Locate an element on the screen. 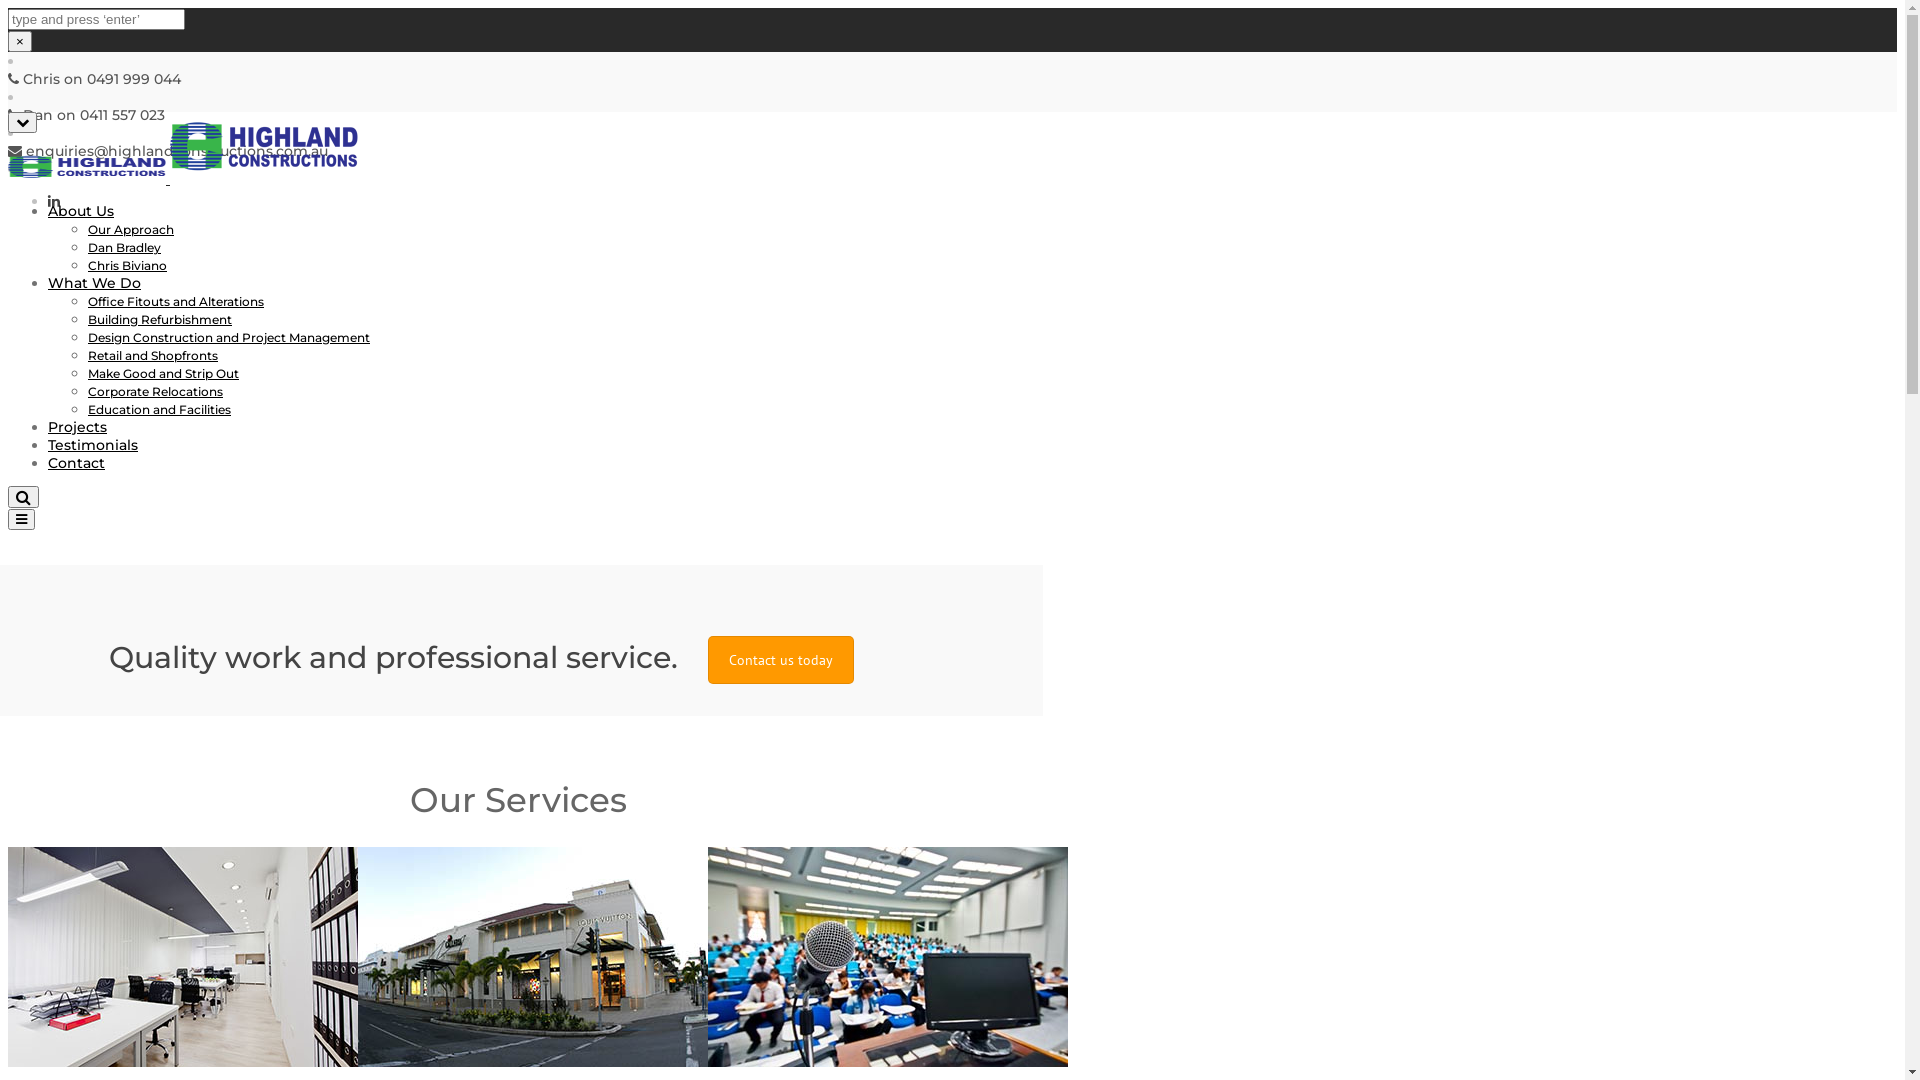  'Building Refurbishment' is located at coordinates (158, 318).